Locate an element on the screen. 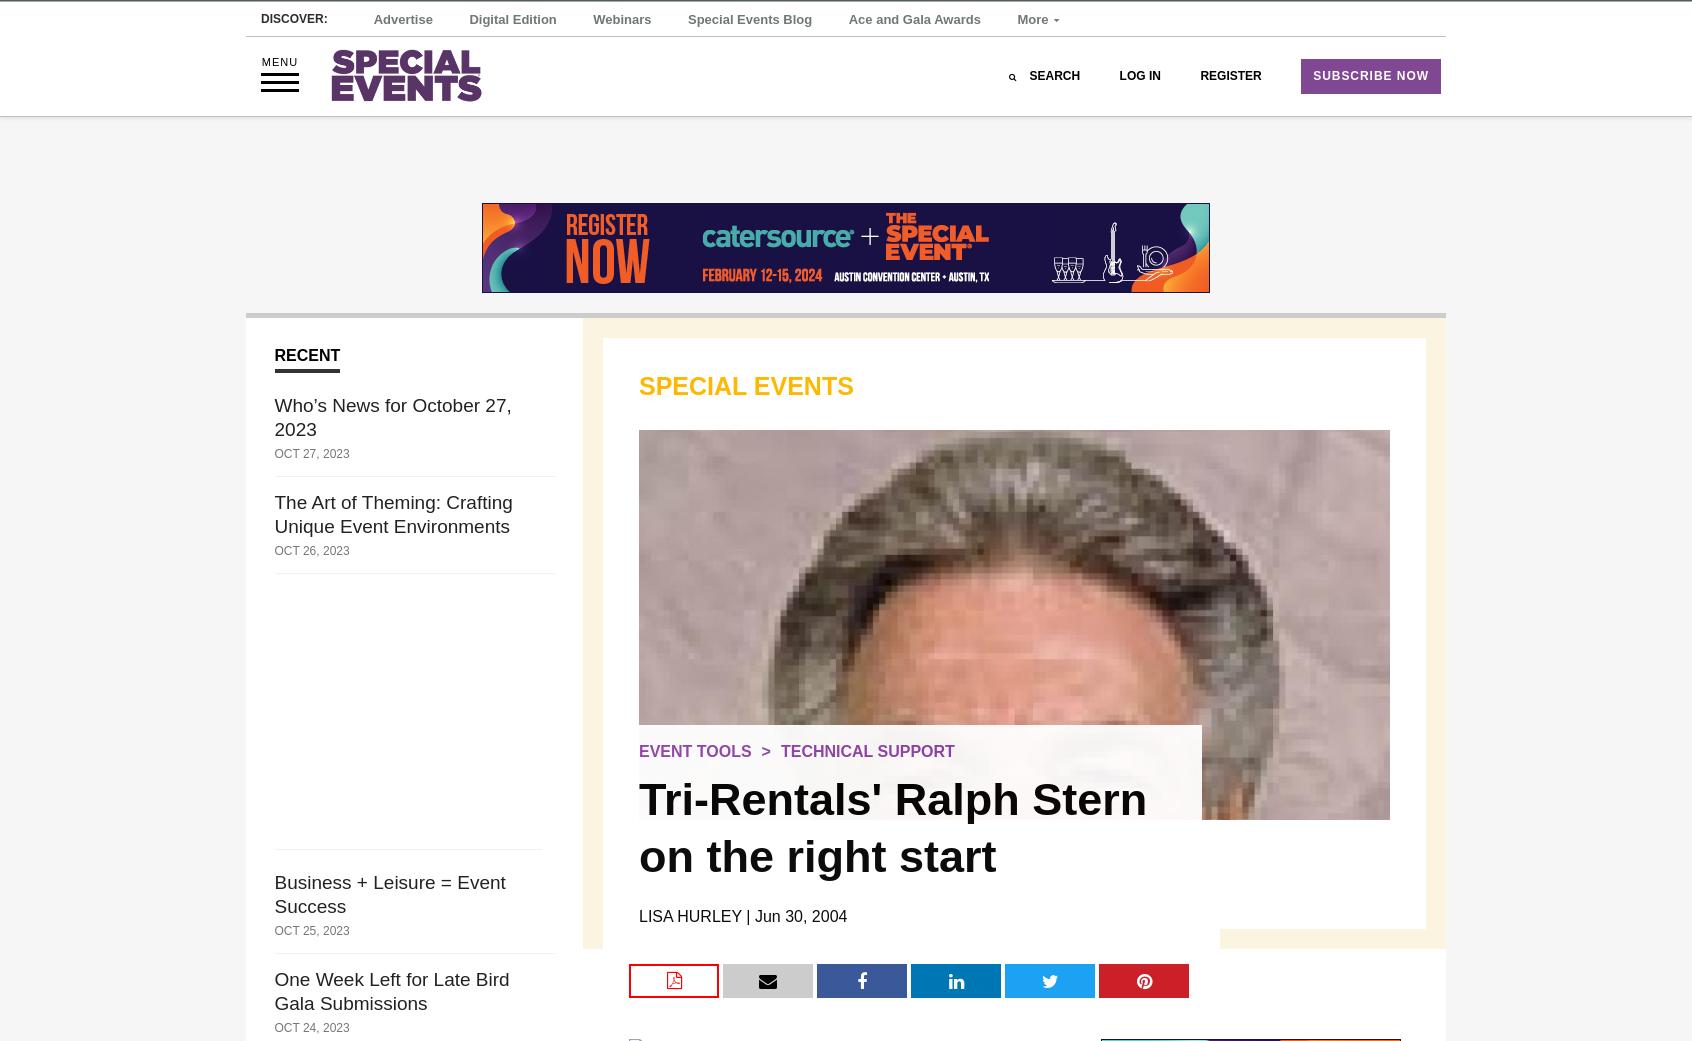  'Event Tools' is located at coordinates (695, 751).